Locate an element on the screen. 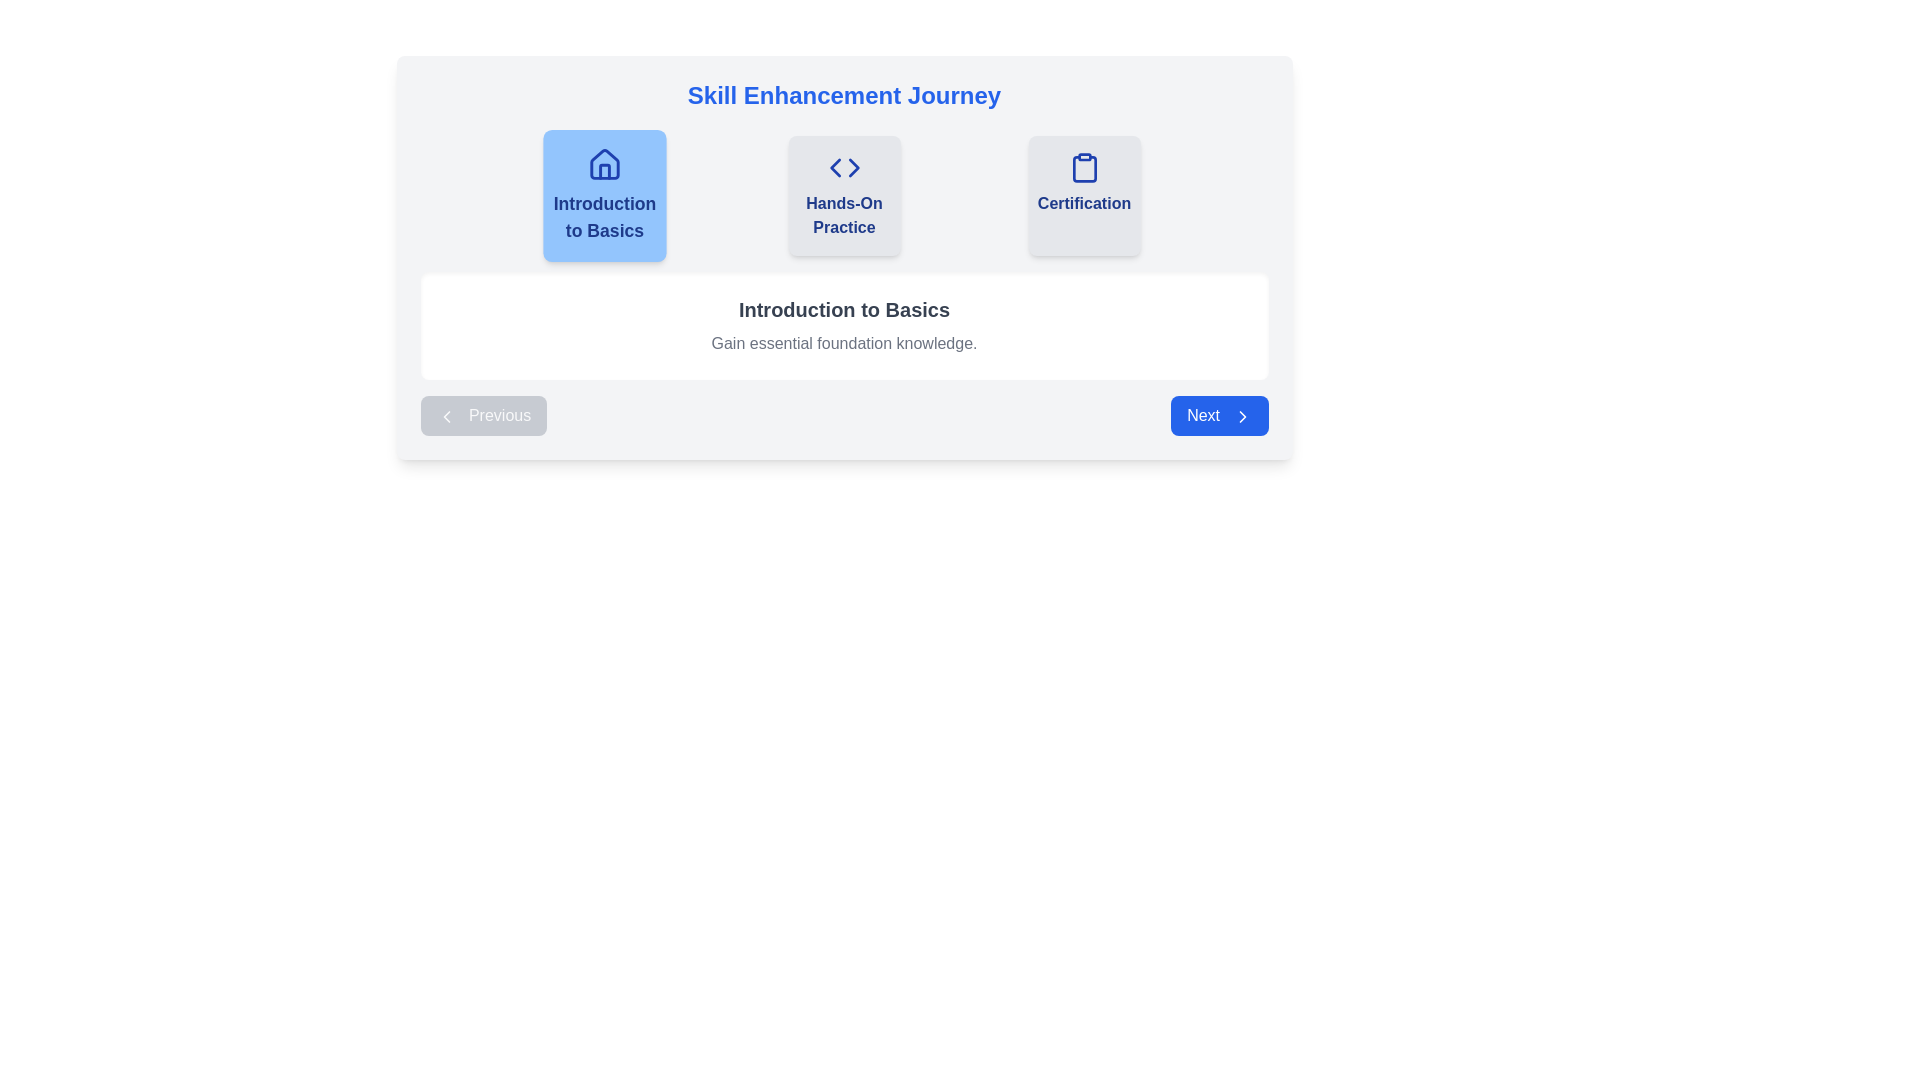 This screenshot has height=1080, width=1920. the chevron icon located on the far right side of the 'Next' button to interact with the button is located at coordinates (1241, 415).